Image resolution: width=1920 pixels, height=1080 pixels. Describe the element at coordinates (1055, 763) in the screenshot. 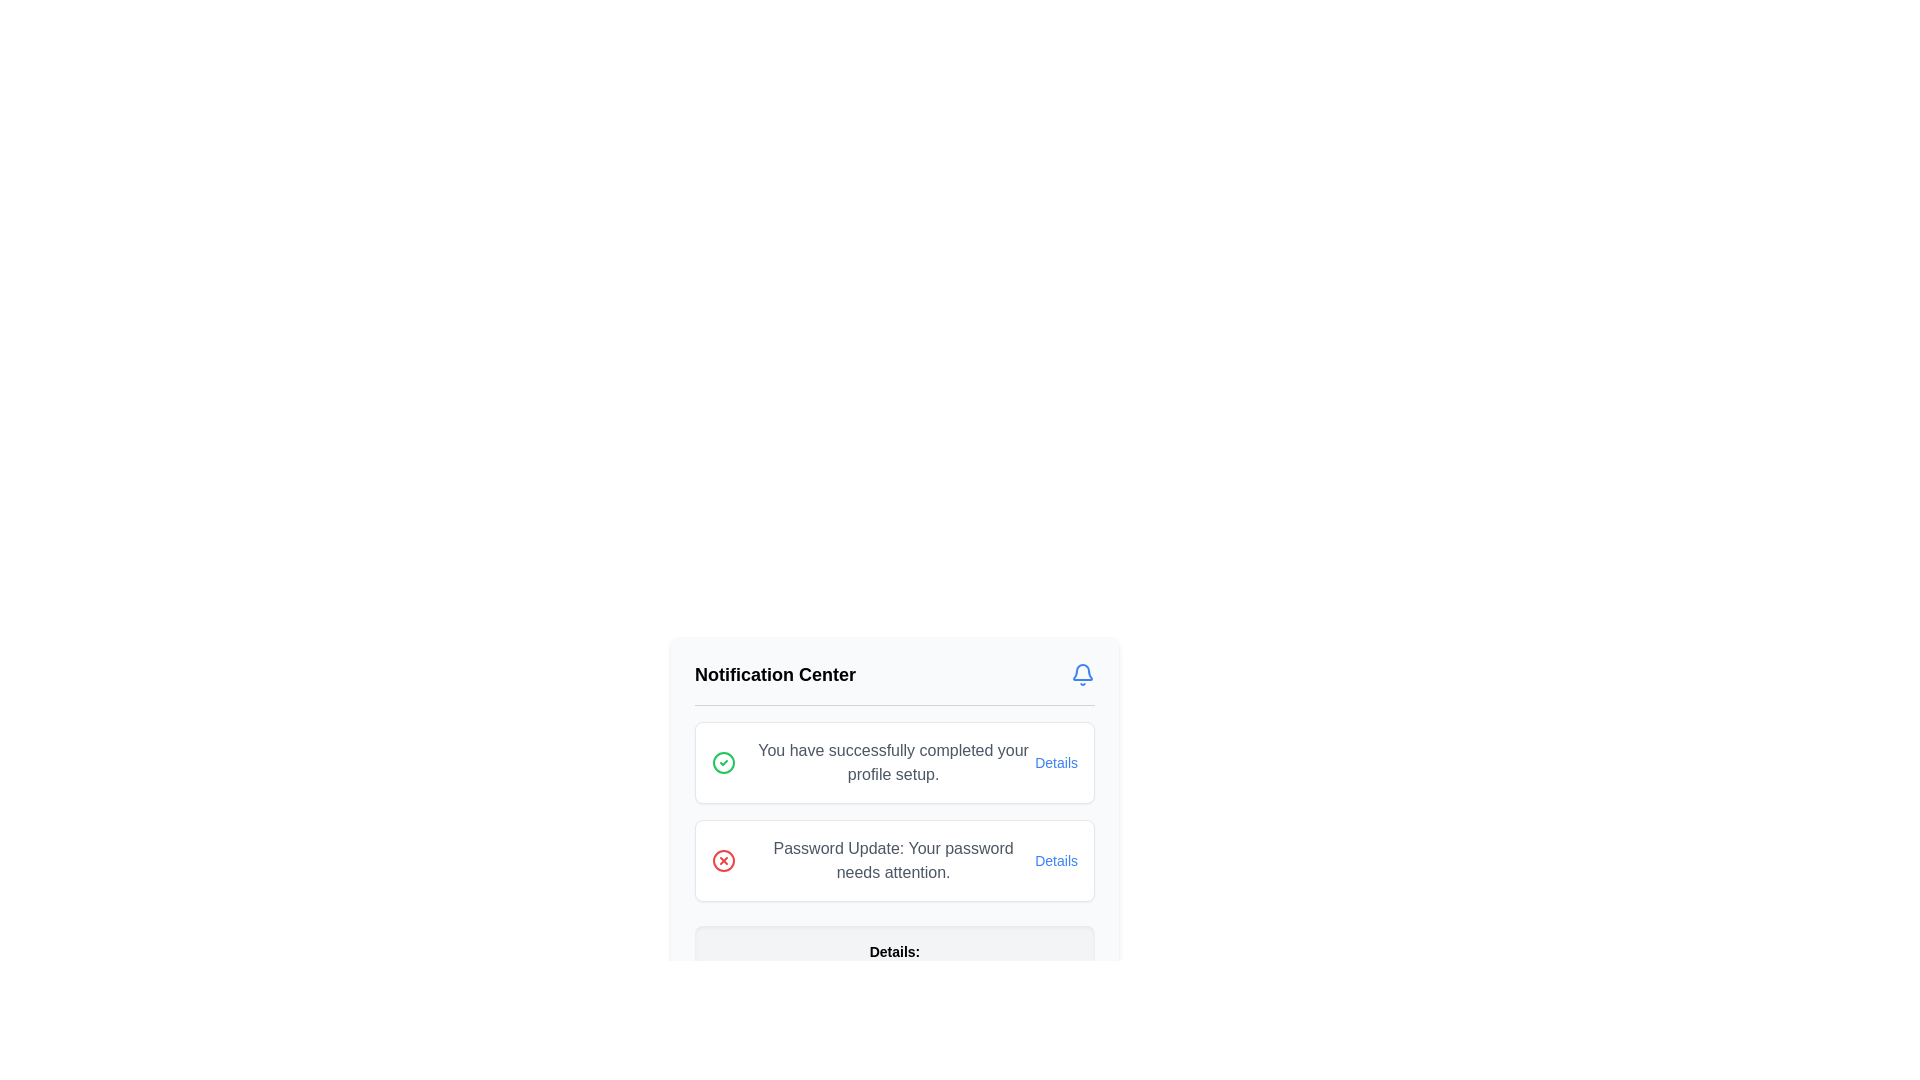

I see `the interactive hyperlink located at the far-right of the notification card indicating successful profile setup` at that location.